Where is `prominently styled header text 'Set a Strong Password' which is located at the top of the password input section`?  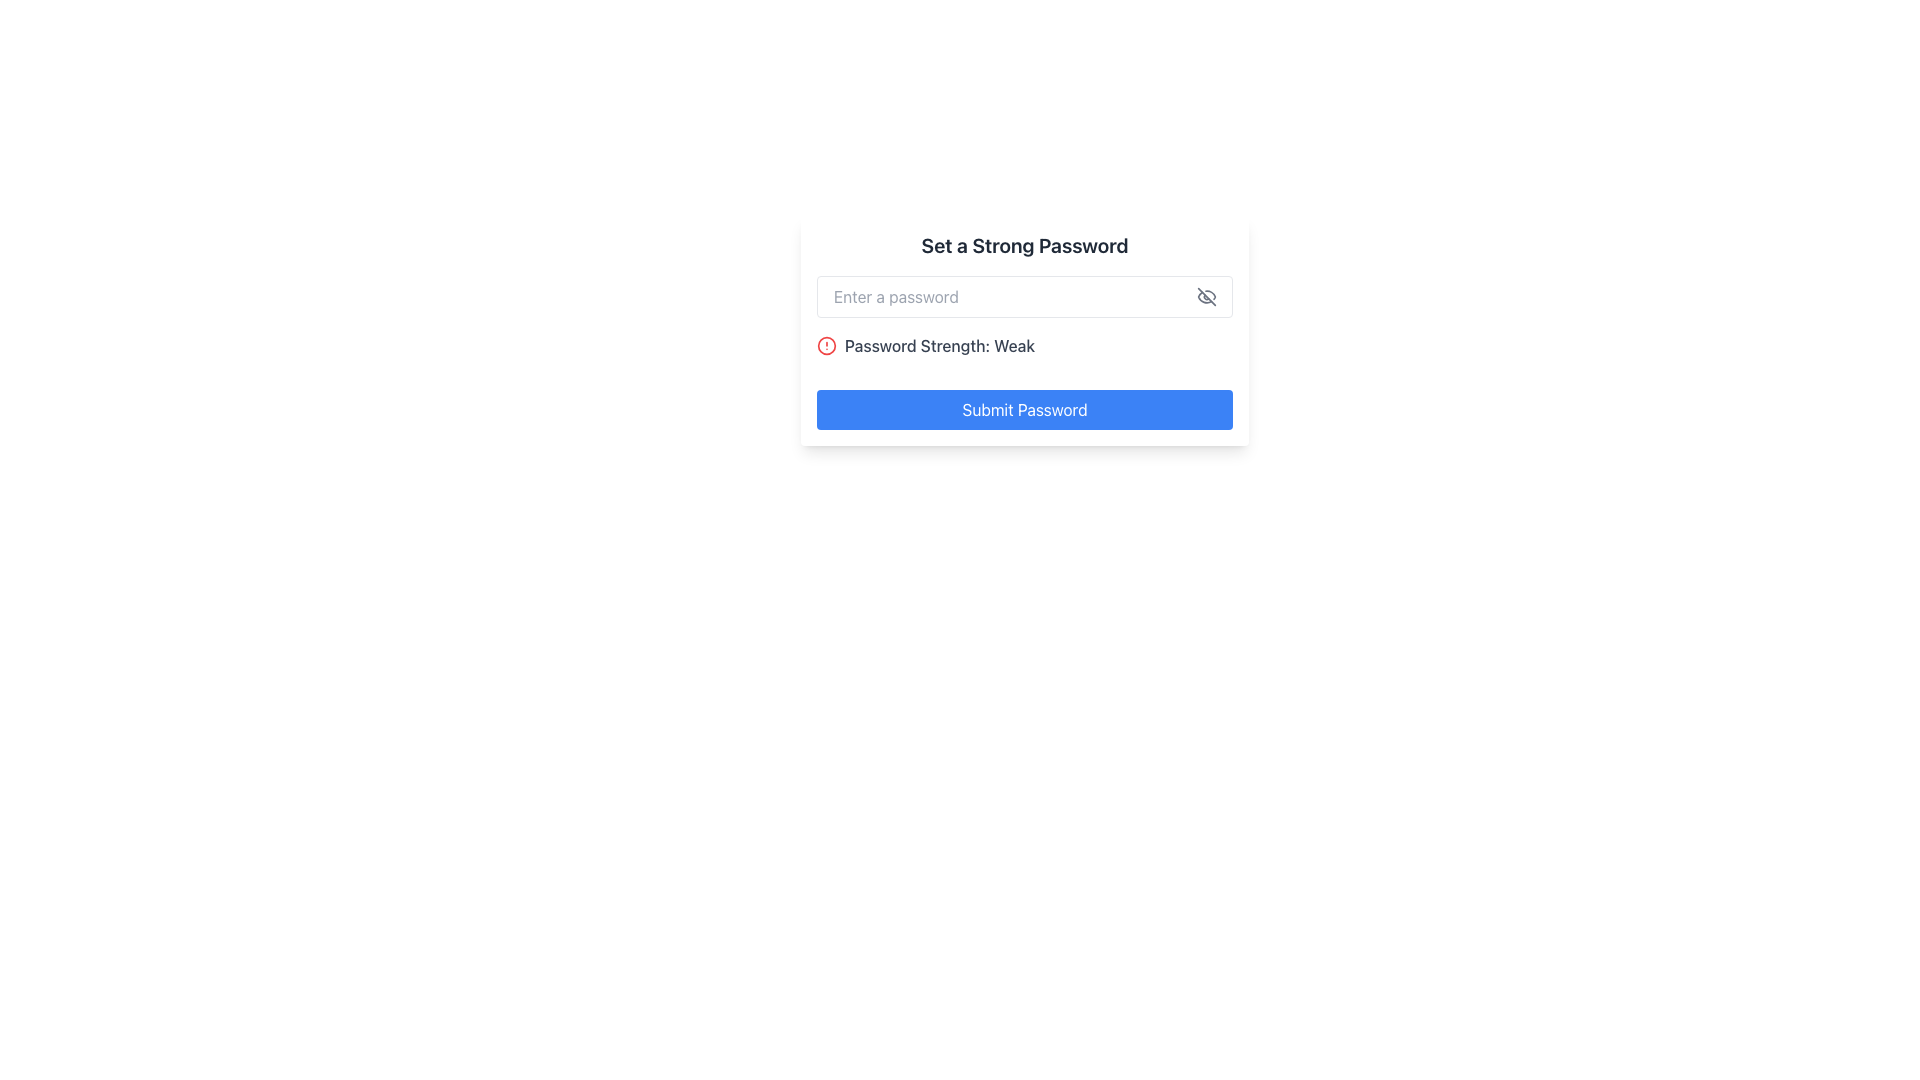
prominently styled header text 'Set a Strong Password' which is located at the top of the password input section is located at coordinates (1025, 245).